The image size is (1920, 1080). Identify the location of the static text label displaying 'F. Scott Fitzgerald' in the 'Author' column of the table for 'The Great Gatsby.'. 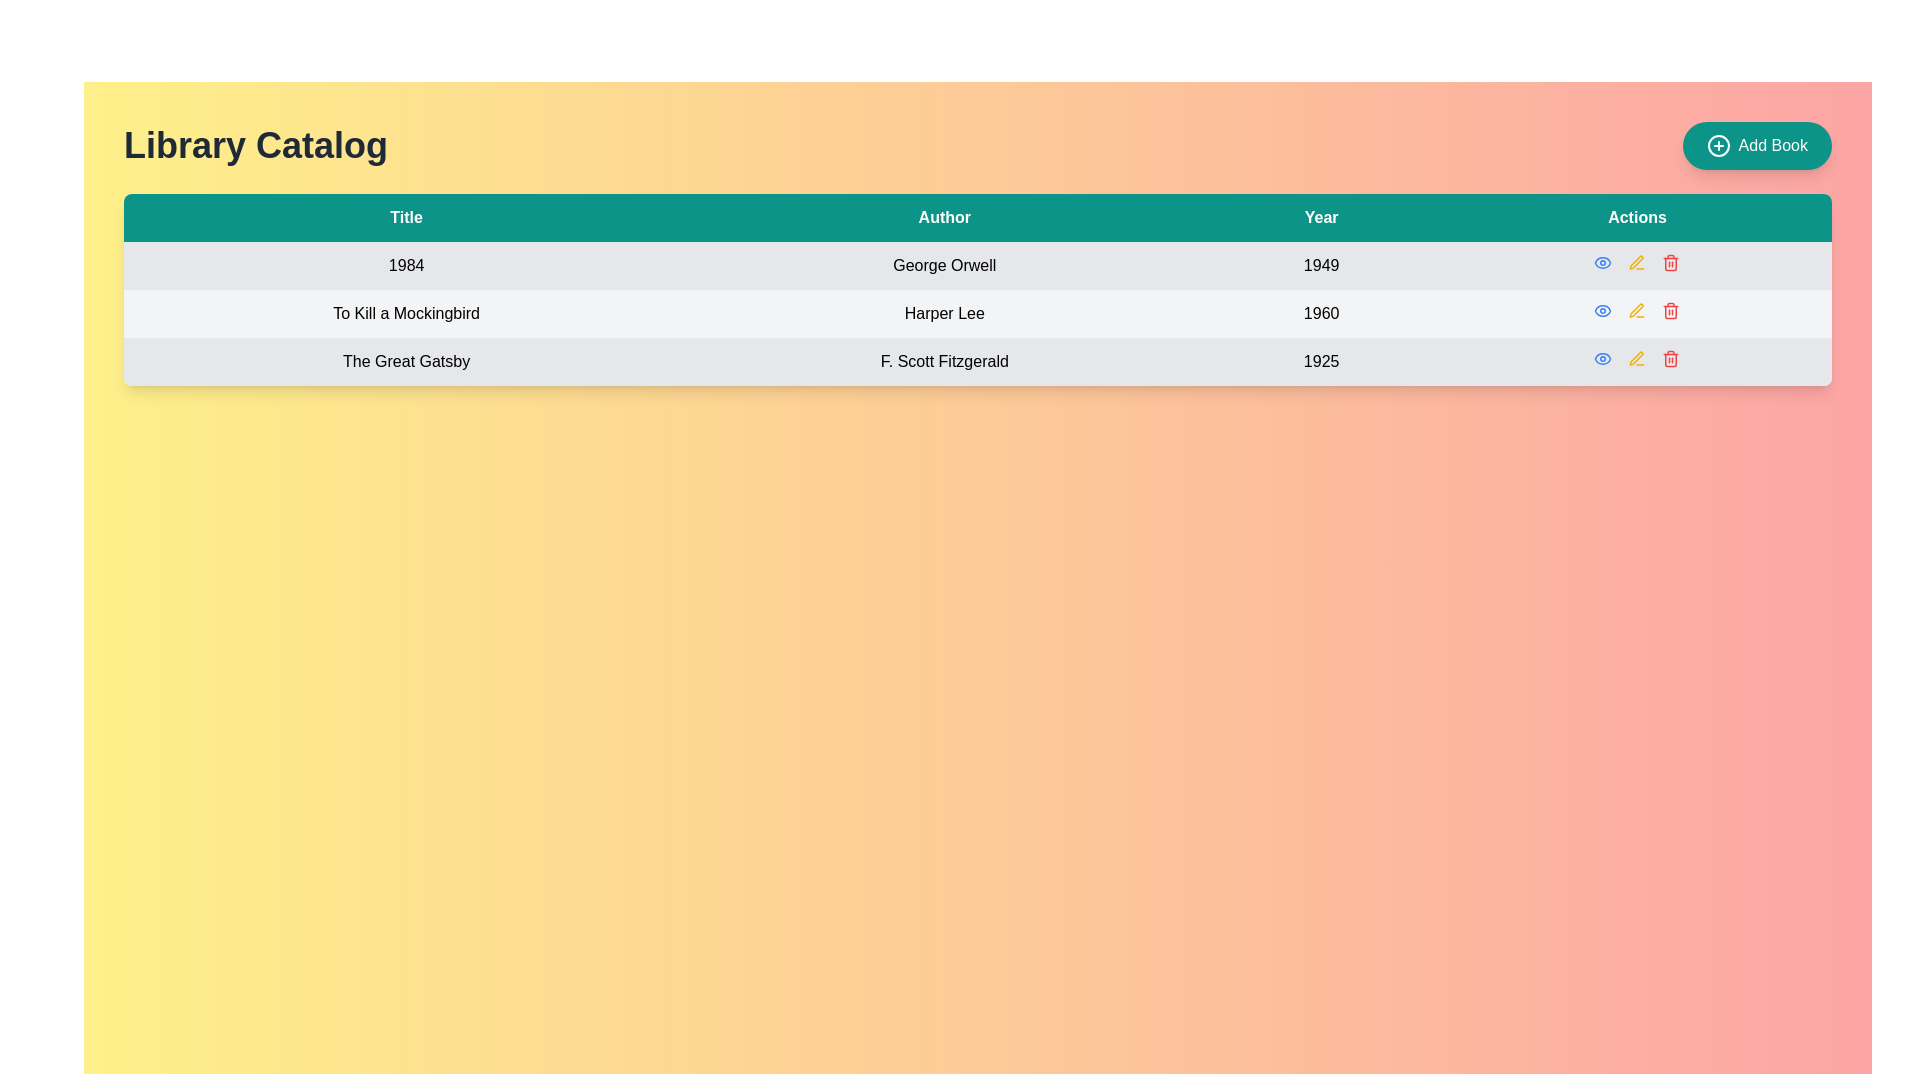
(943, 362).